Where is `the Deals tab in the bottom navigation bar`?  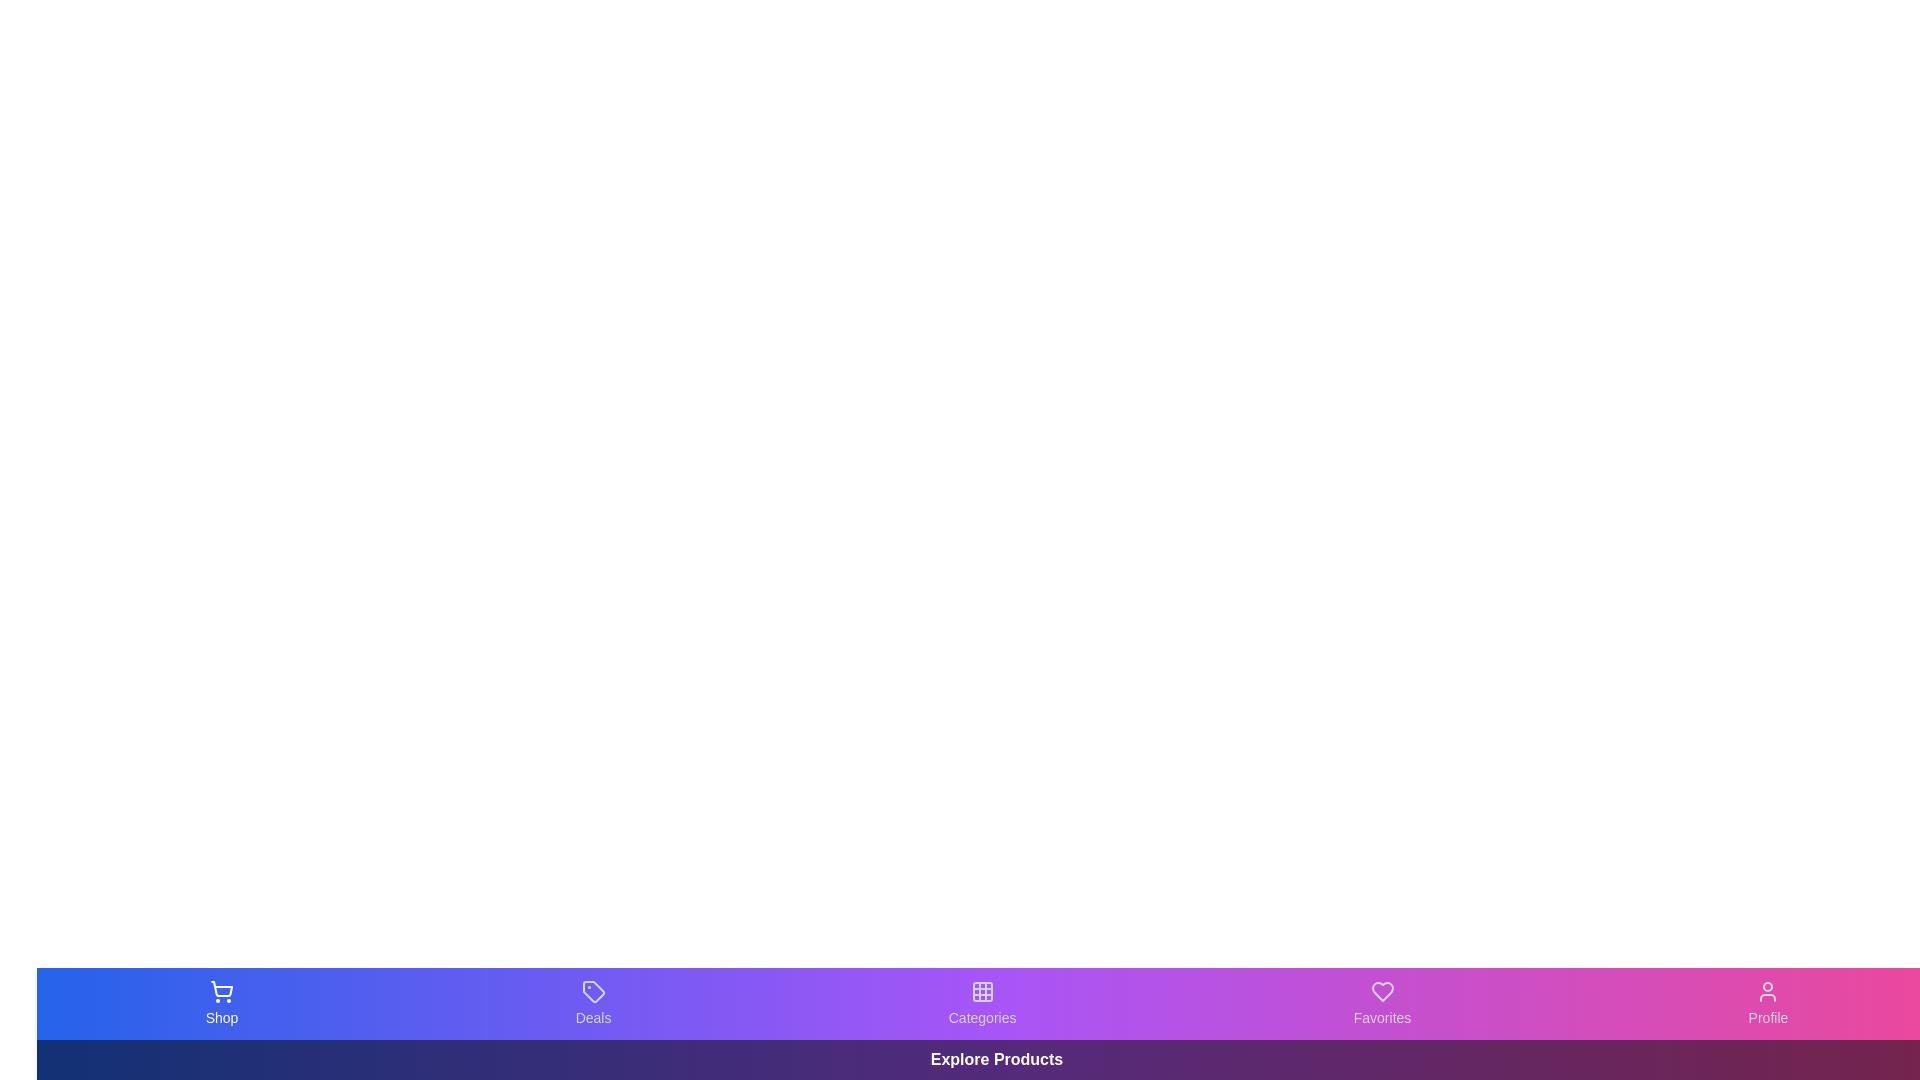 the Deals tab in the bottom navigation bar is located at coordinates (592, 1003).